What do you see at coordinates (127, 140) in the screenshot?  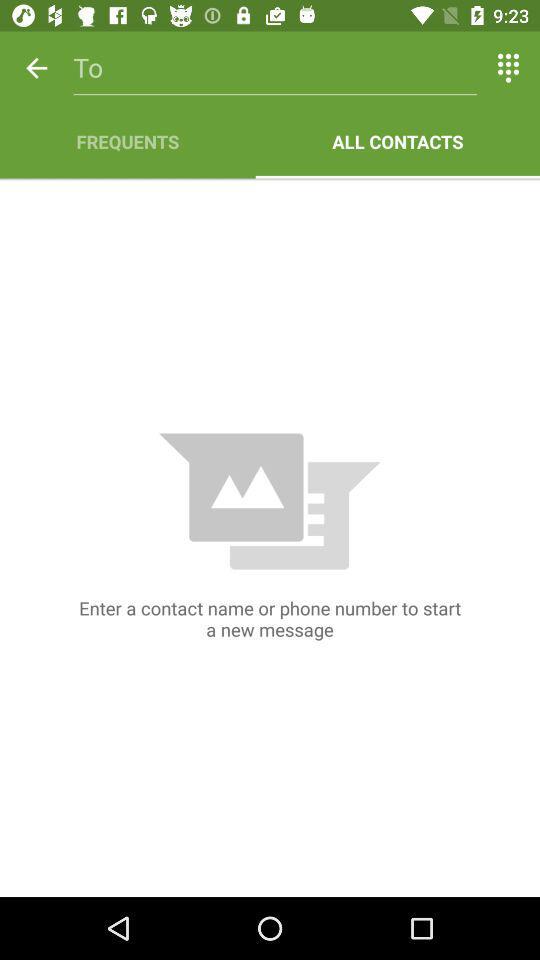 I see `icon to the left of the all contacts item` at bounding box center [127, 140].